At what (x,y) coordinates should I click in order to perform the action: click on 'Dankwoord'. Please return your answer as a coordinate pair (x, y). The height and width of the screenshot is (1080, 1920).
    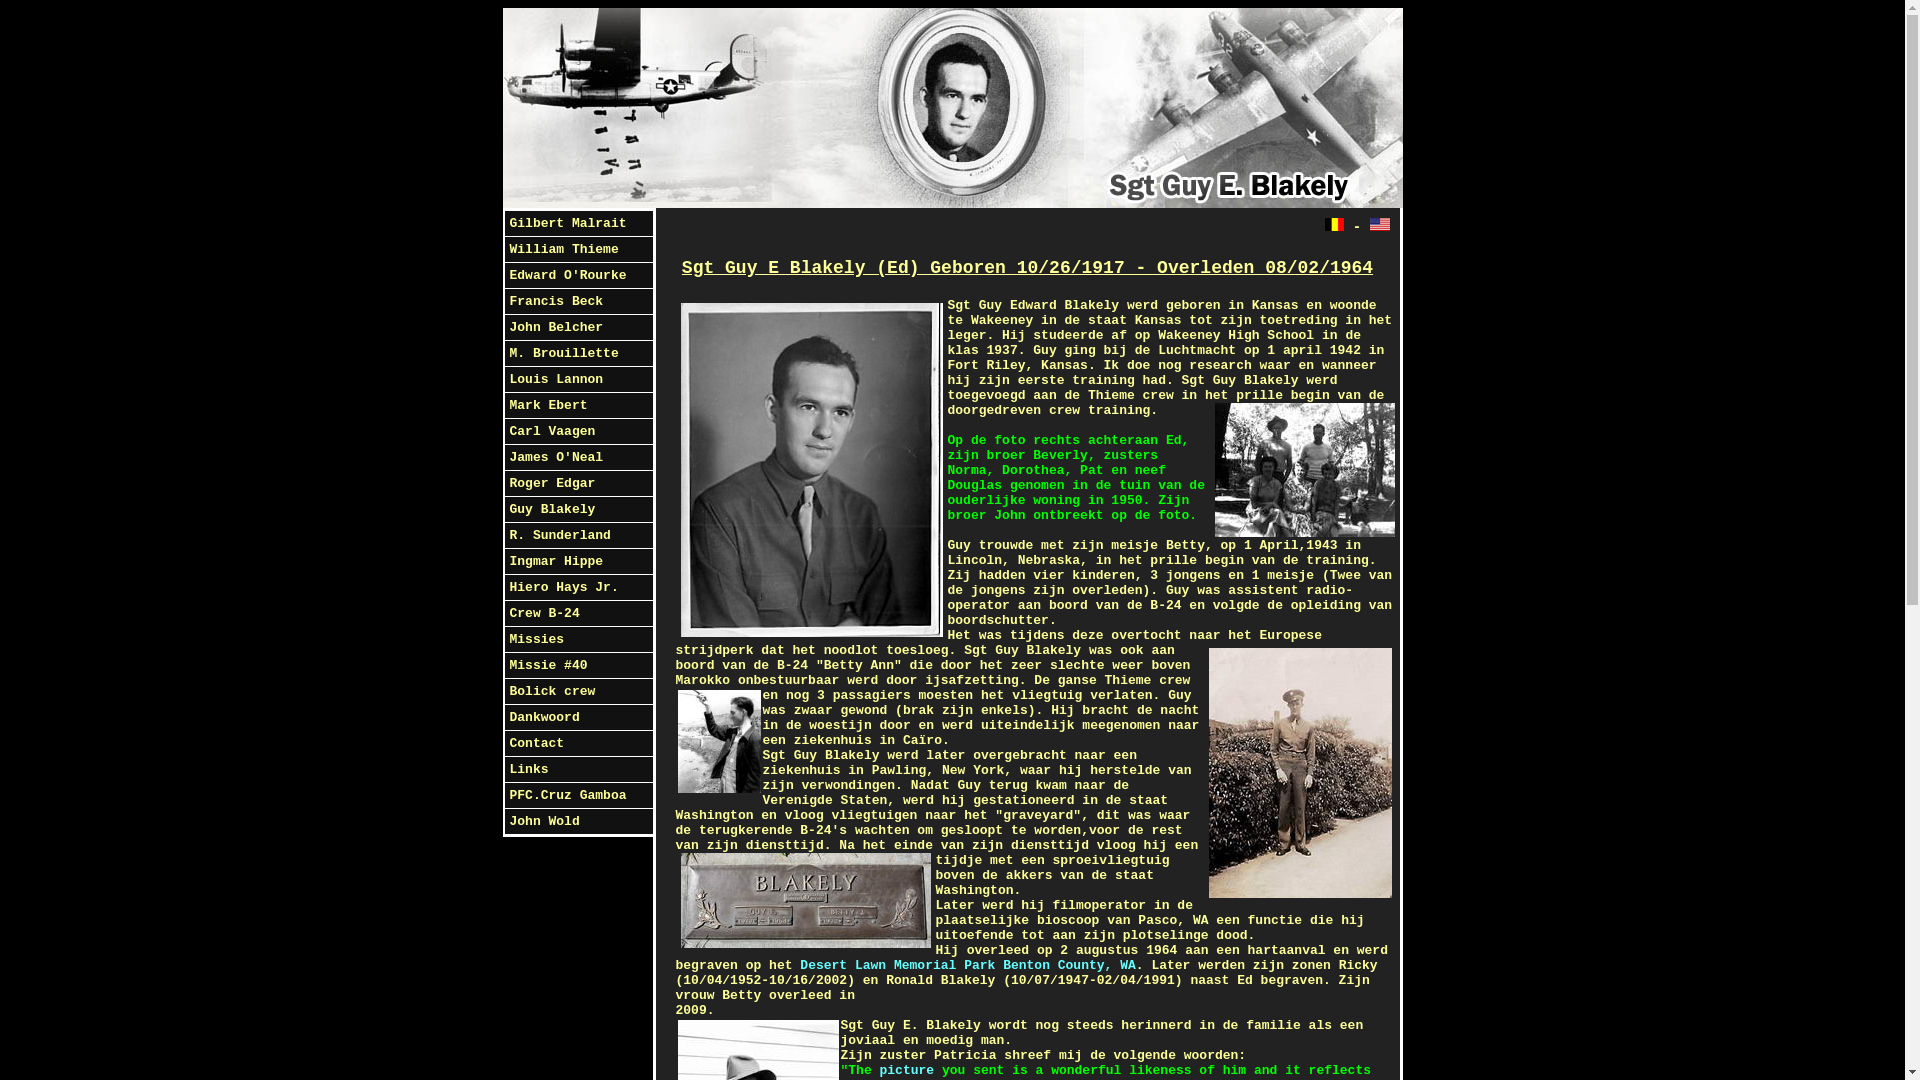
    Looking at the image, I should click on (576, 716).